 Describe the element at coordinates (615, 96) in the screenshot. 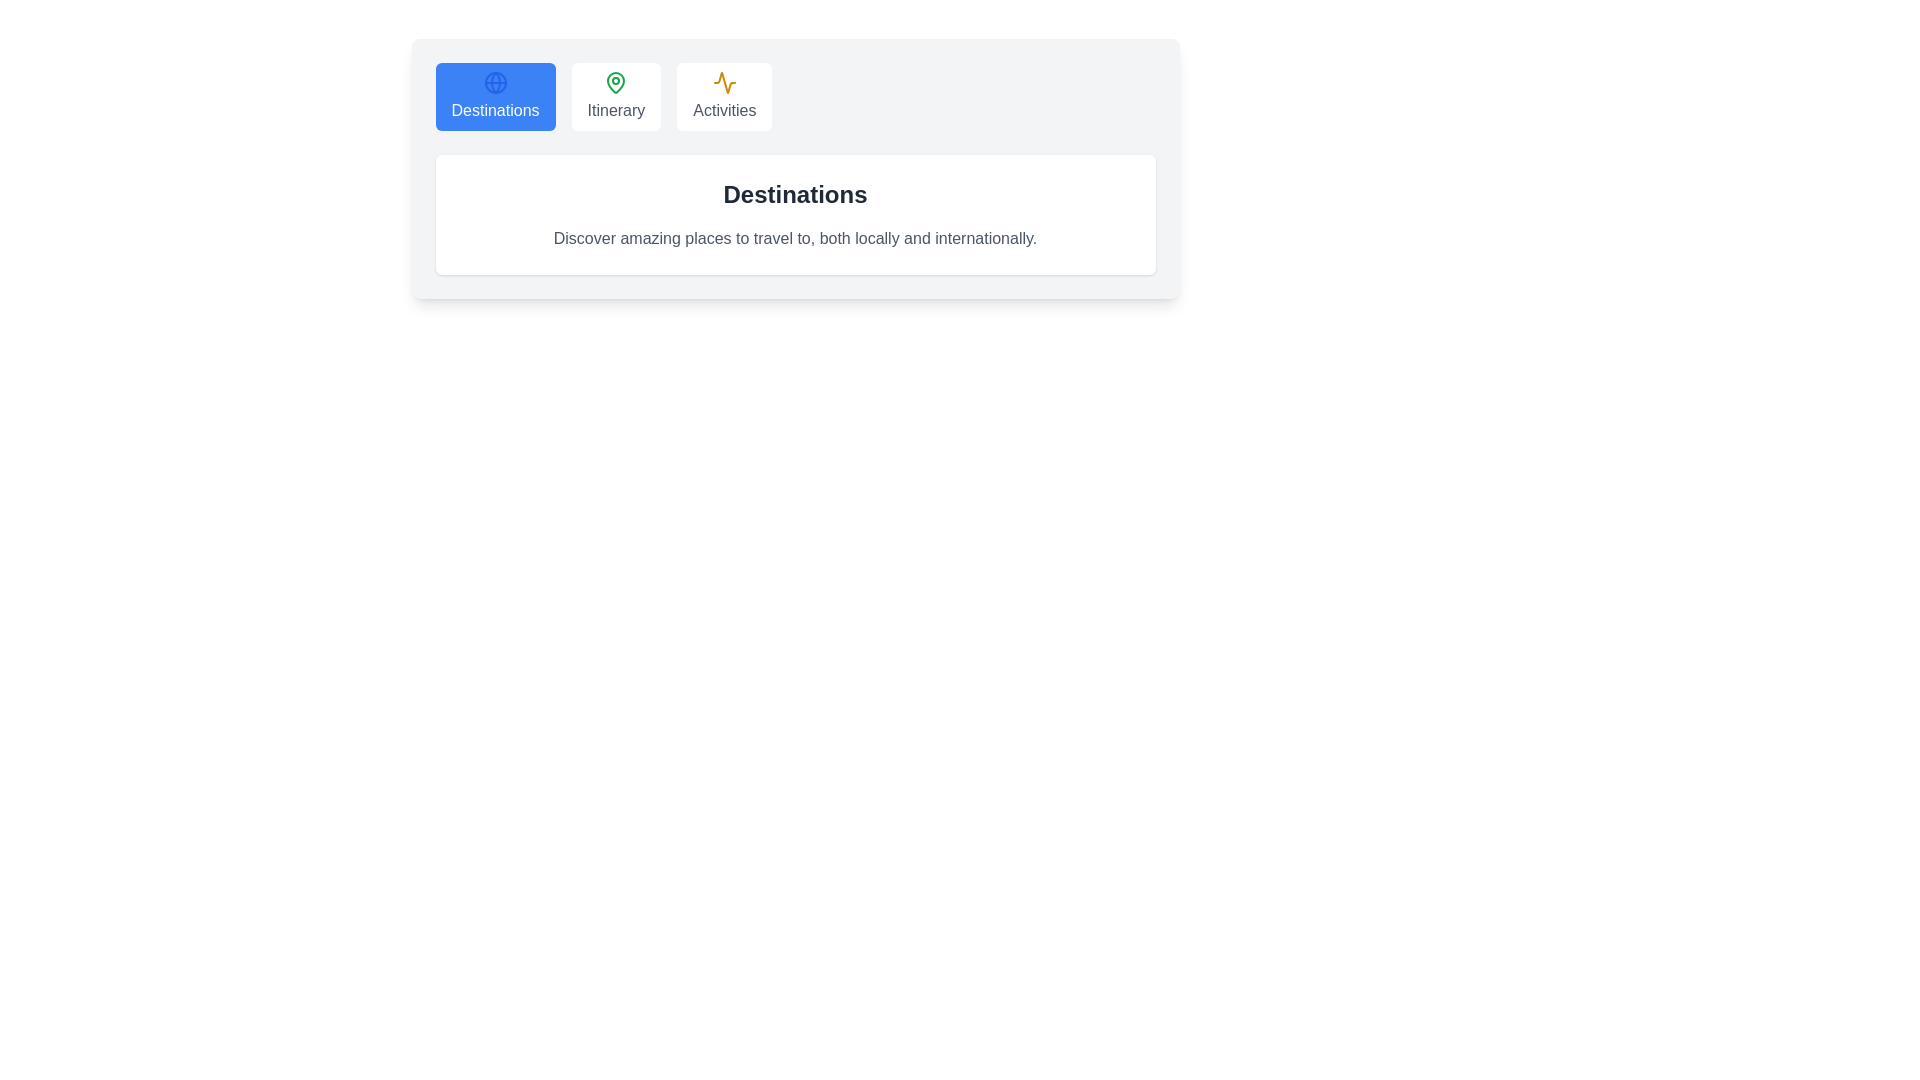

I see `the tab labeled Itinerary to observe the hover effect` at that location.